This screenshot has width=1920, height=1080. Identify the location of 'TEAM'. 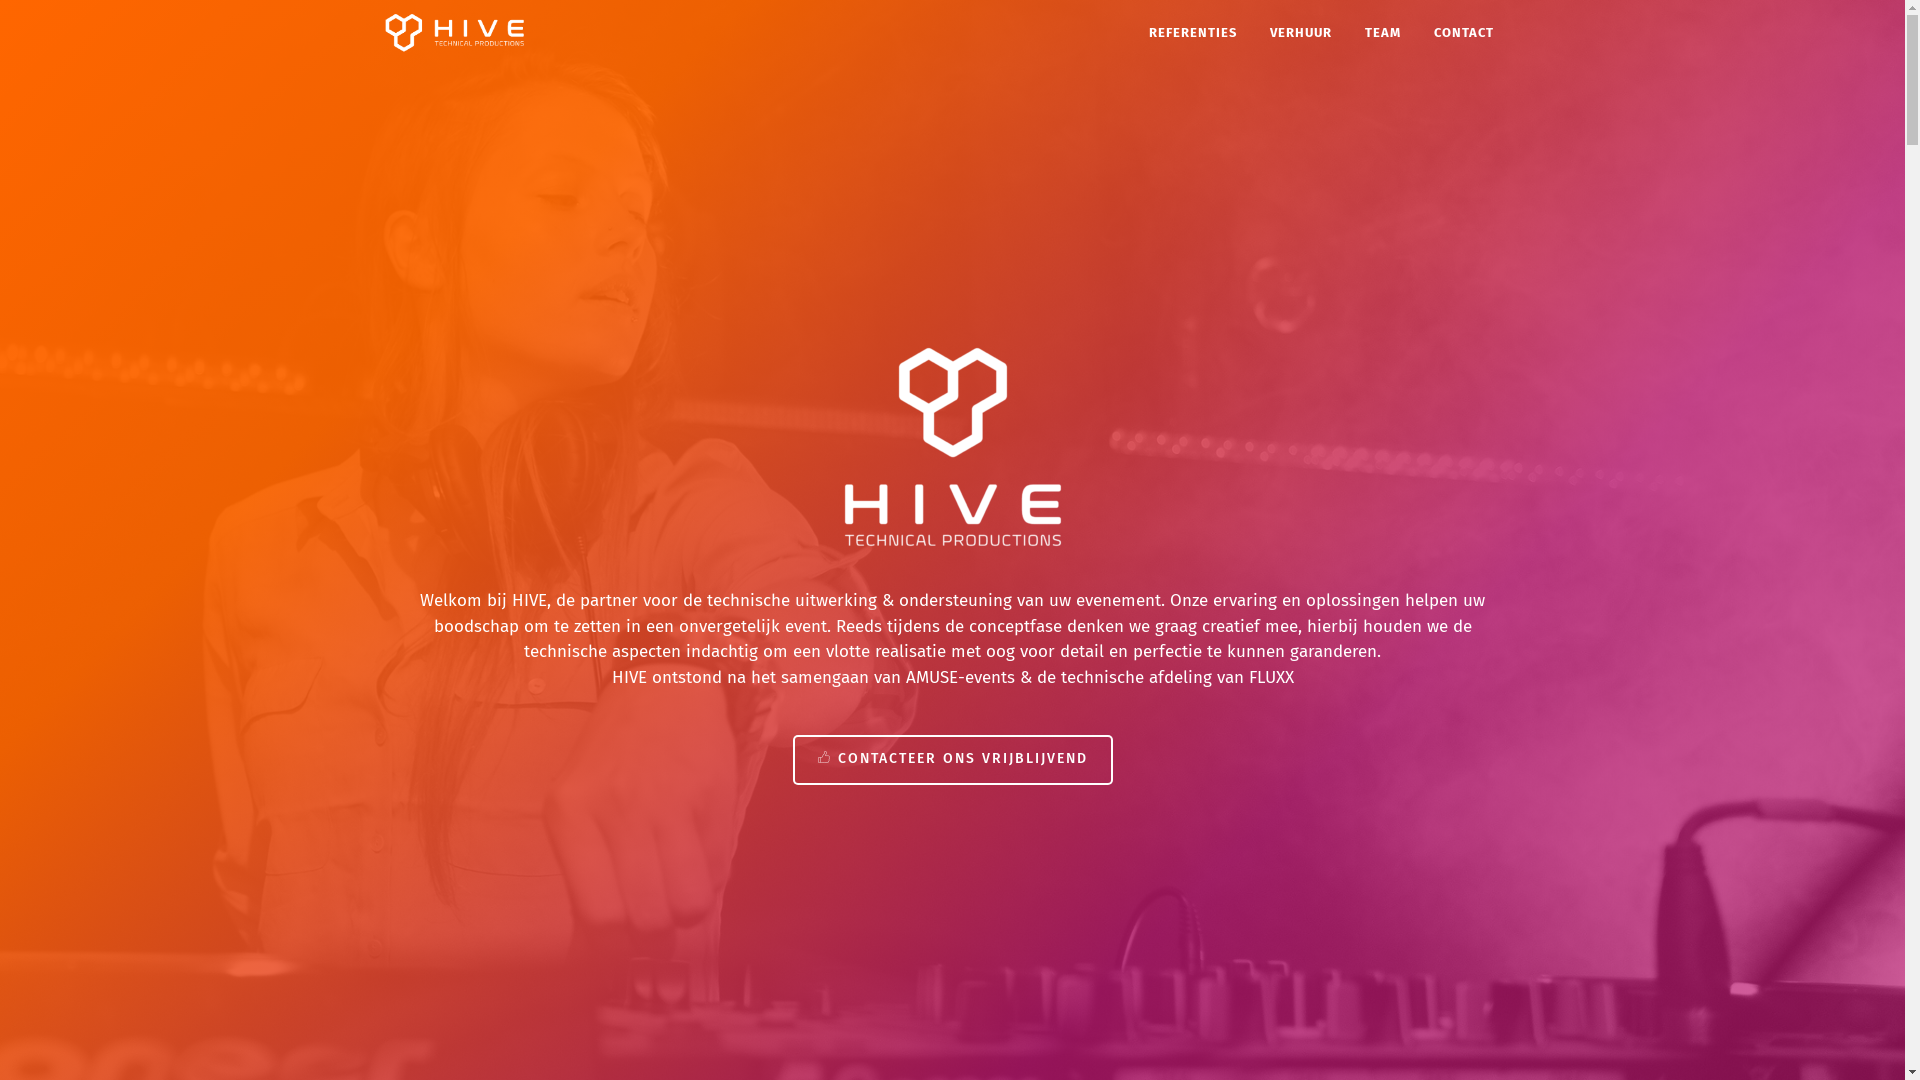
(1381, 31).